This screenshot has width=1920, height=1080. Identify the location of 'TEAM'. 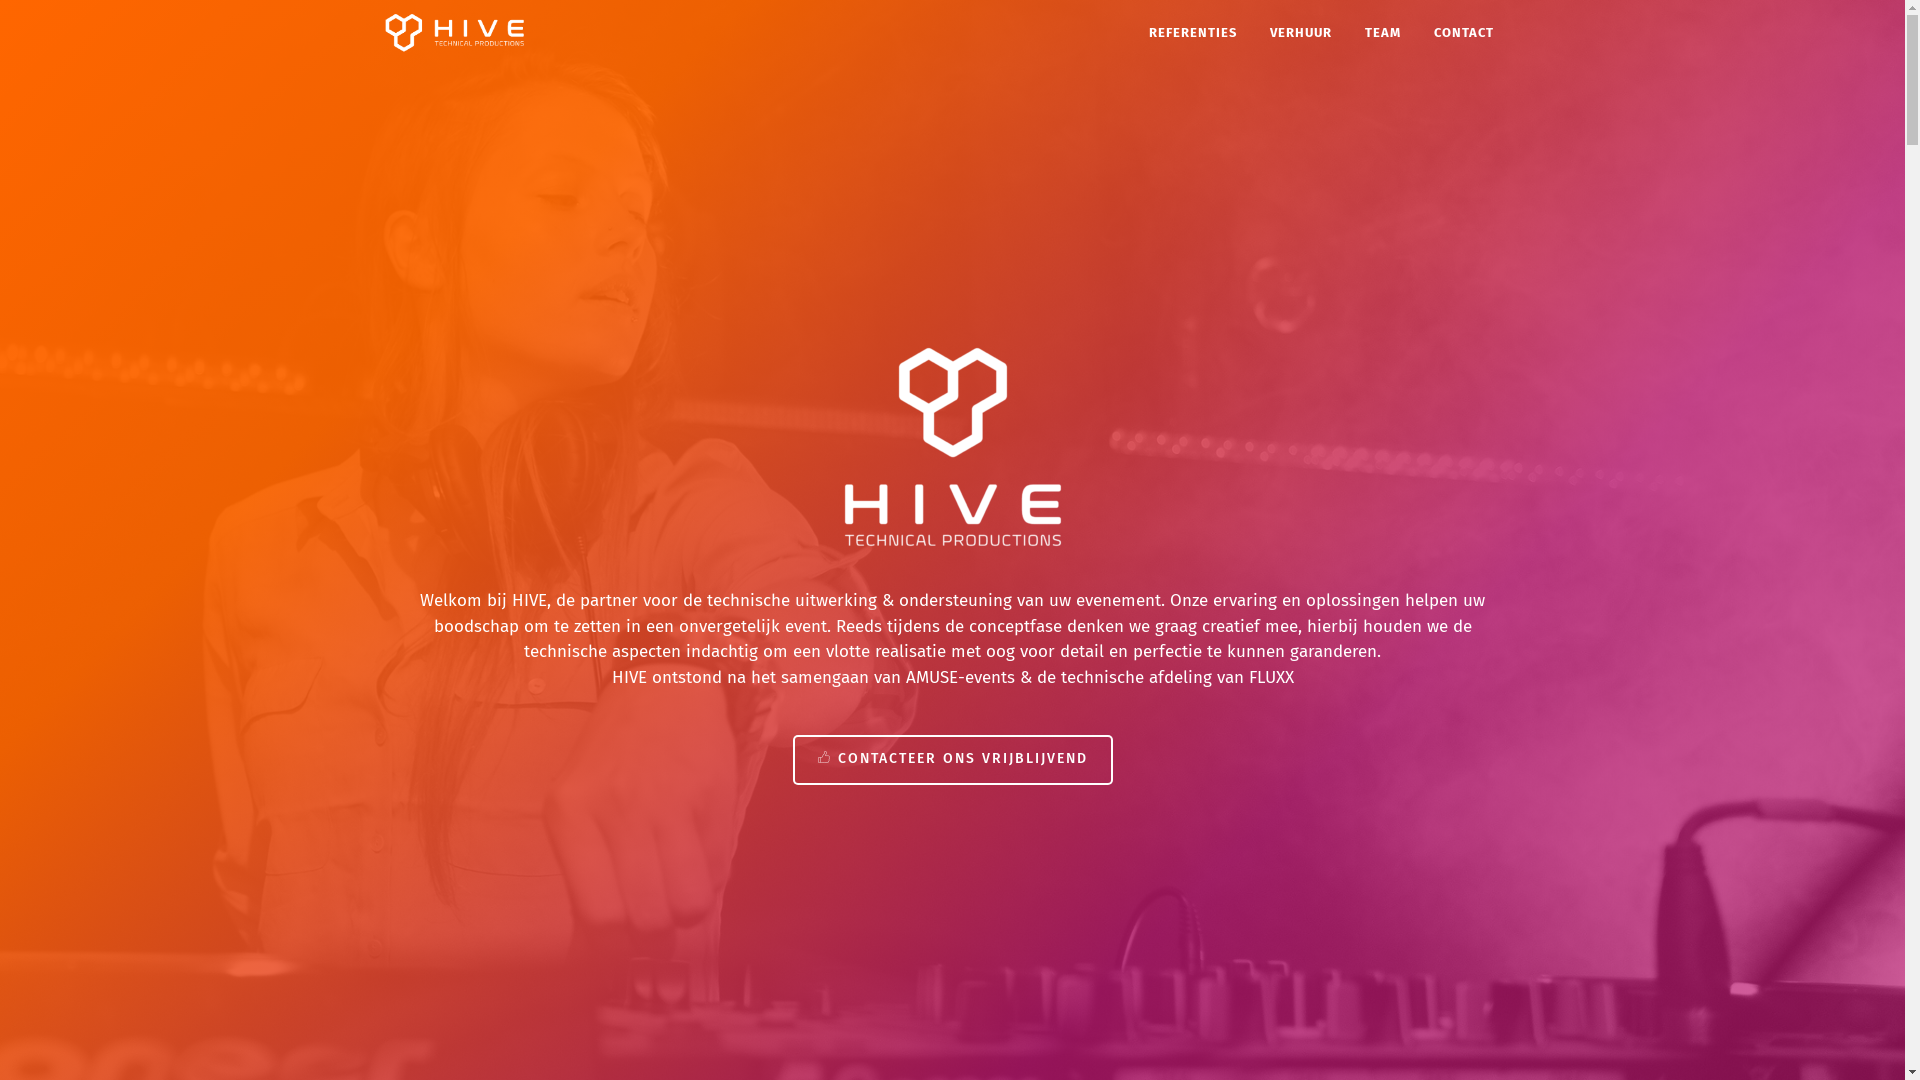
(1381, 31).